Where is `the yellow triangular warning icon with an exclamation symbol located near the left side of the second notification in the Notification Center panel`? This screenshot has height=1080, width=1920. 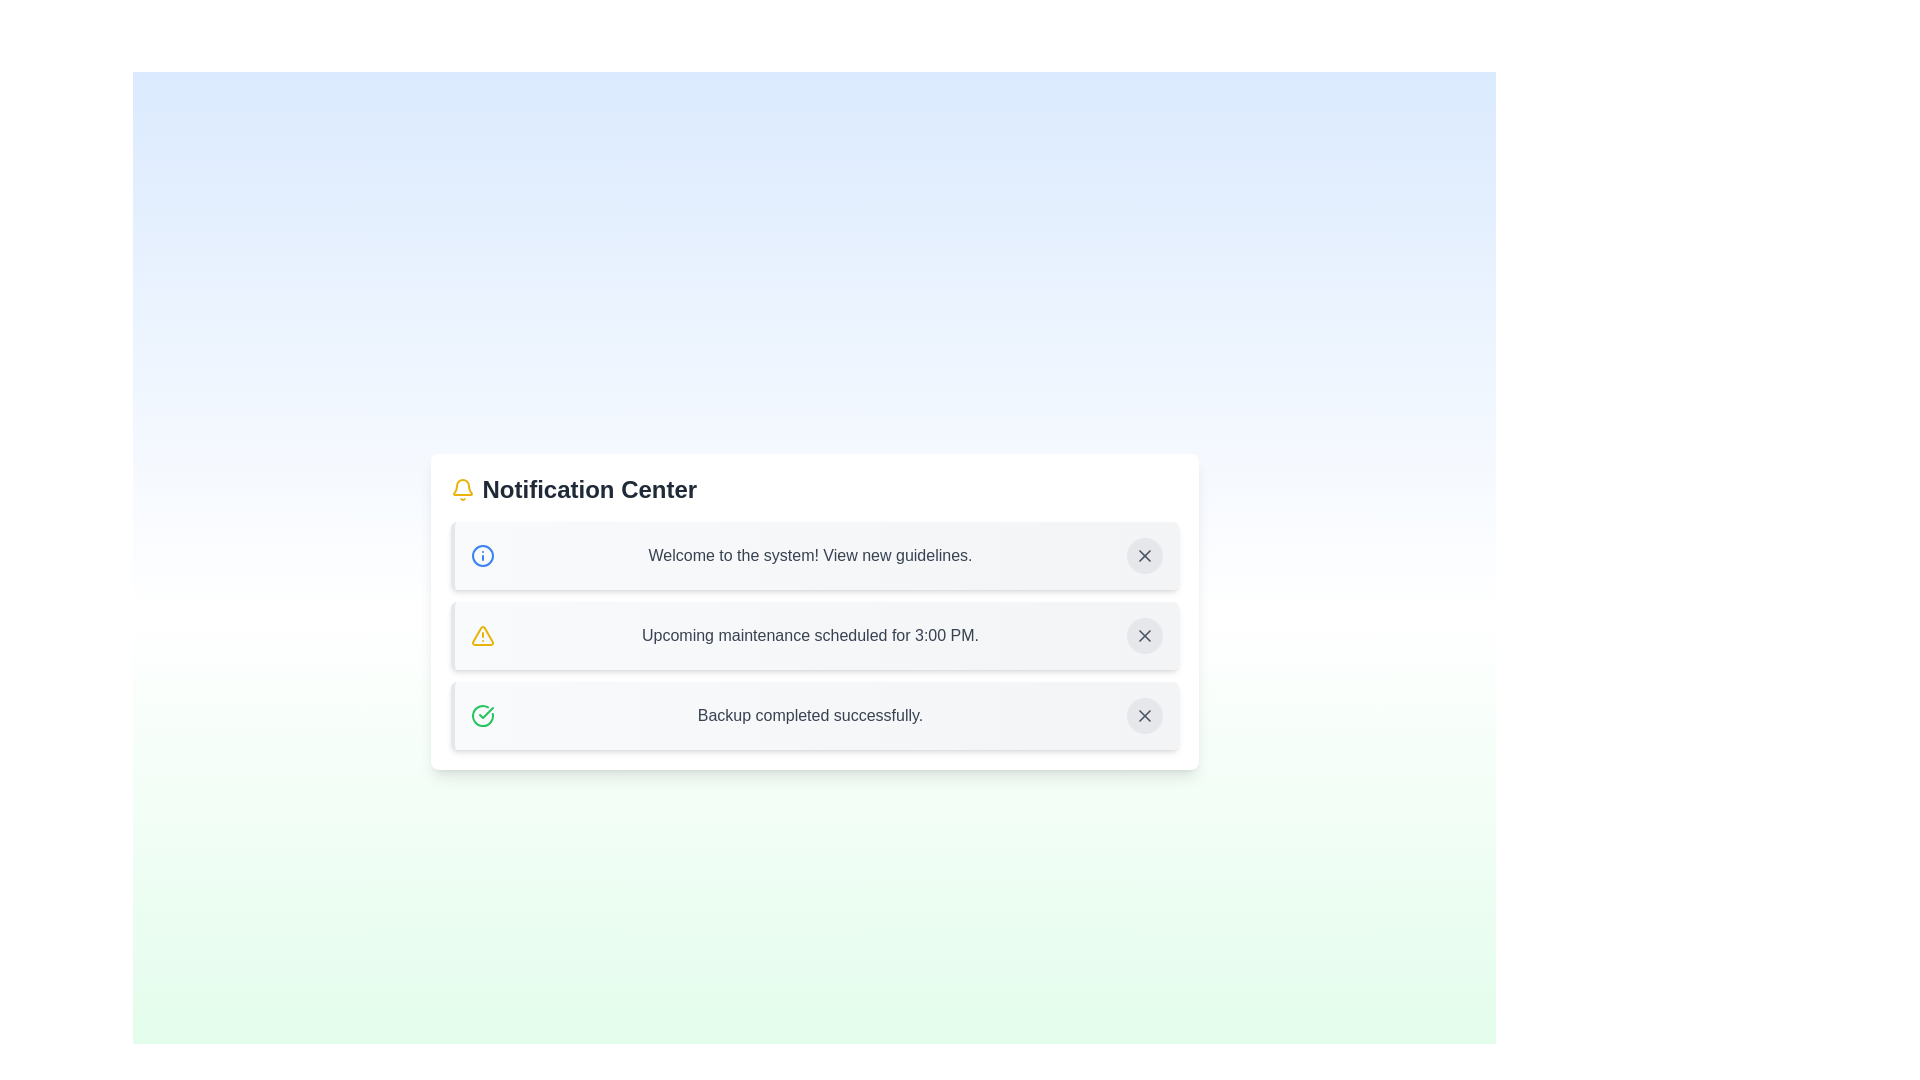
the yellow triangular warning icon with an exclamation symbol located near the left side of the second notification in the Notification Center panel is located at coordinates (482, 636).